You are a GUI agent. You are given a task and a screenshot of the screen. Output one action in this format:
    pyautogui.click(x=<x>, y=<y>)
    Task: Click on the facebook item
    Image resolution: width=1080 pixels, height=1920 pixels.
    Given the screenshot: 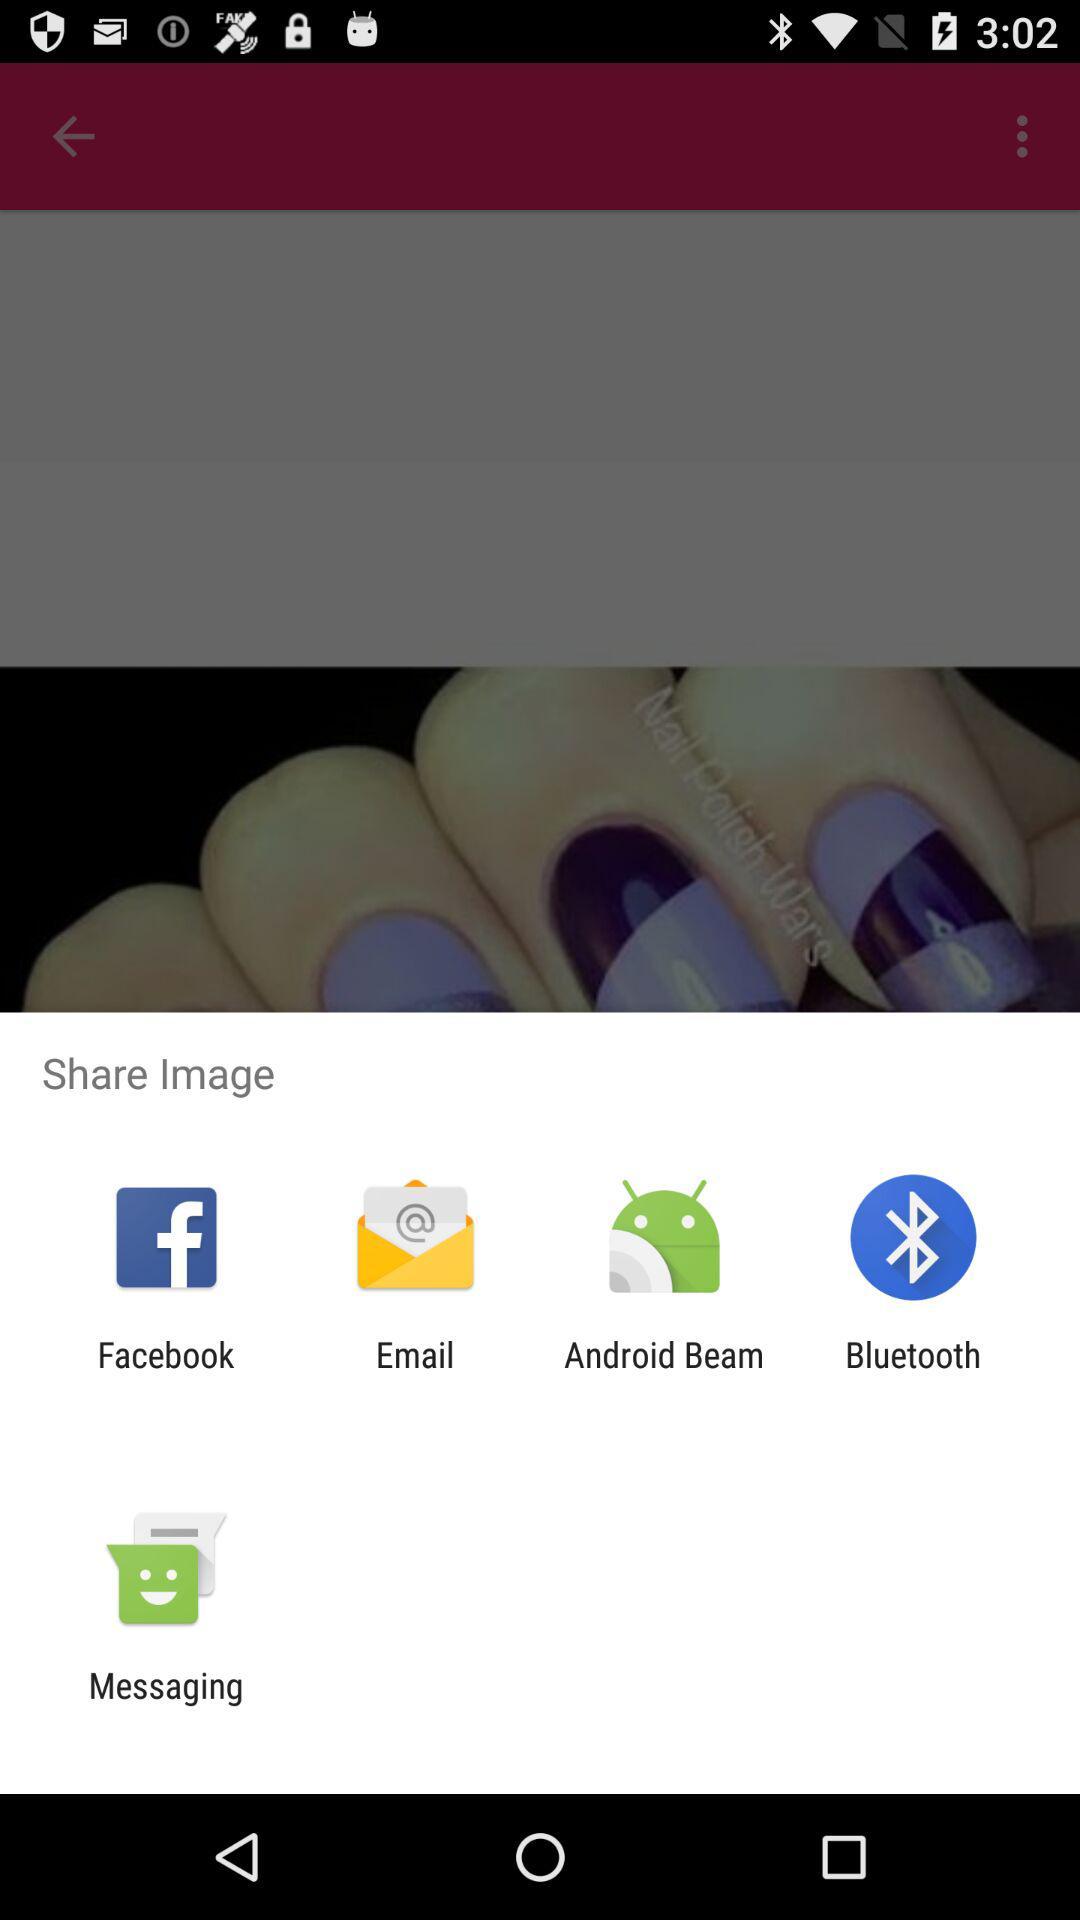 What is the action you would take?
    pyautogui.click(x=165, y=1374)
    